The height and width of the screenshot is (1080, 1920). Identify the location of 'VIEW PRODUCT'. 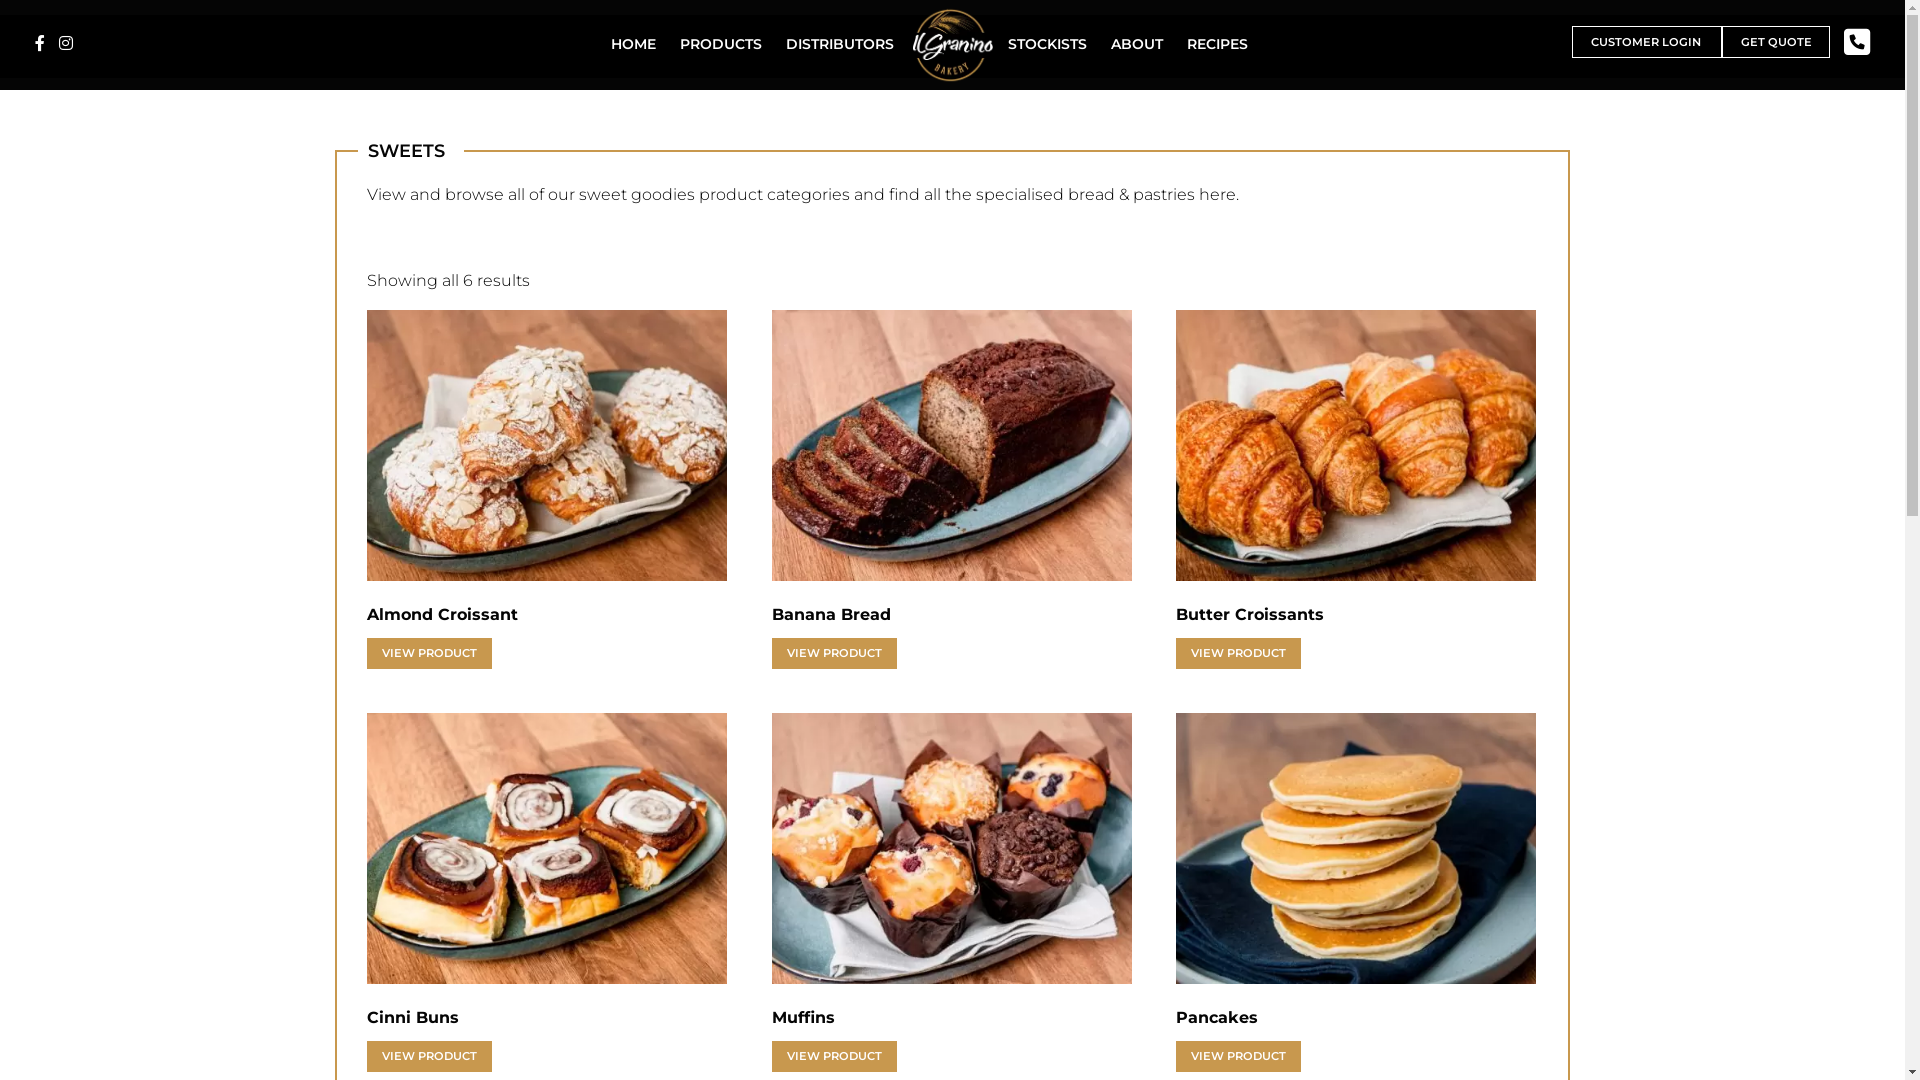
(428, 653).